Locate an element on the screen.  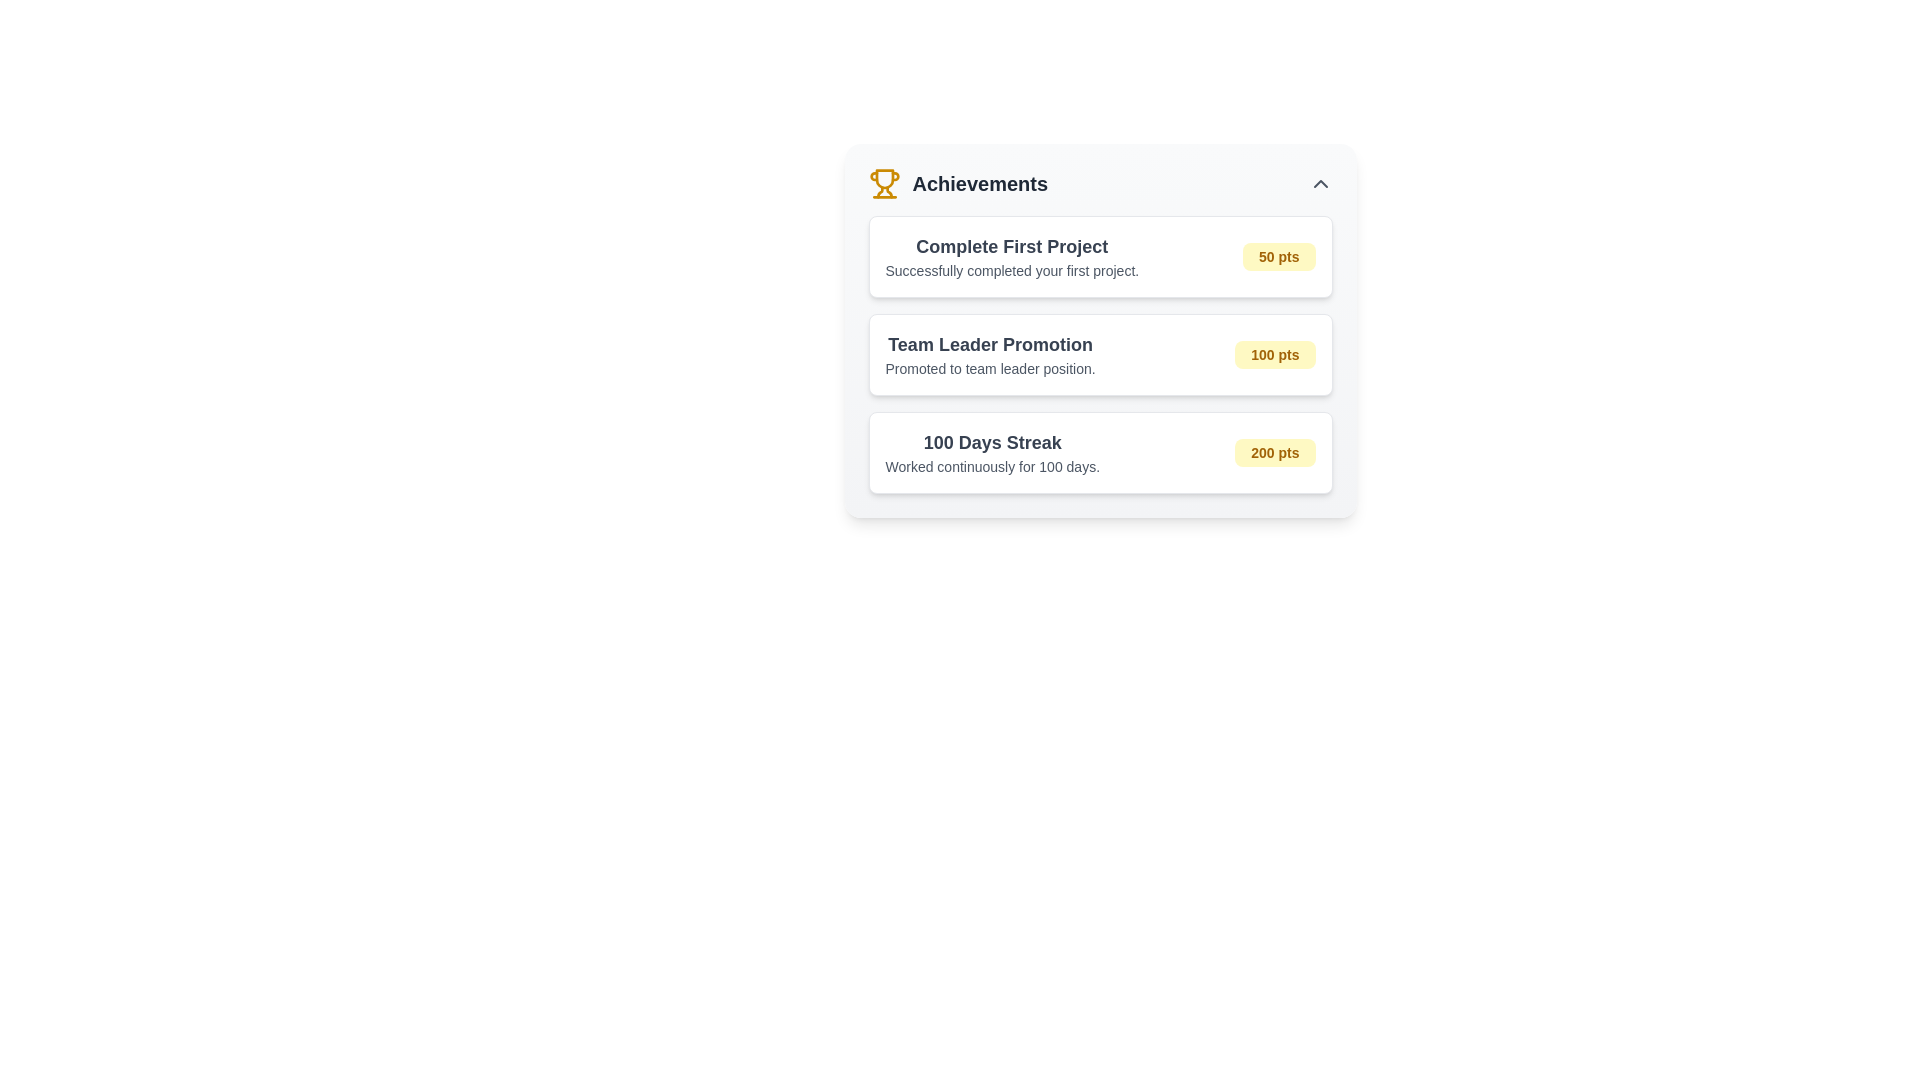
the first informational card displaying 'Complete First Project' with 50 pts in the achievements section, located directly beneath the 'Achievements' heading is located at coordinates (1099, 256).